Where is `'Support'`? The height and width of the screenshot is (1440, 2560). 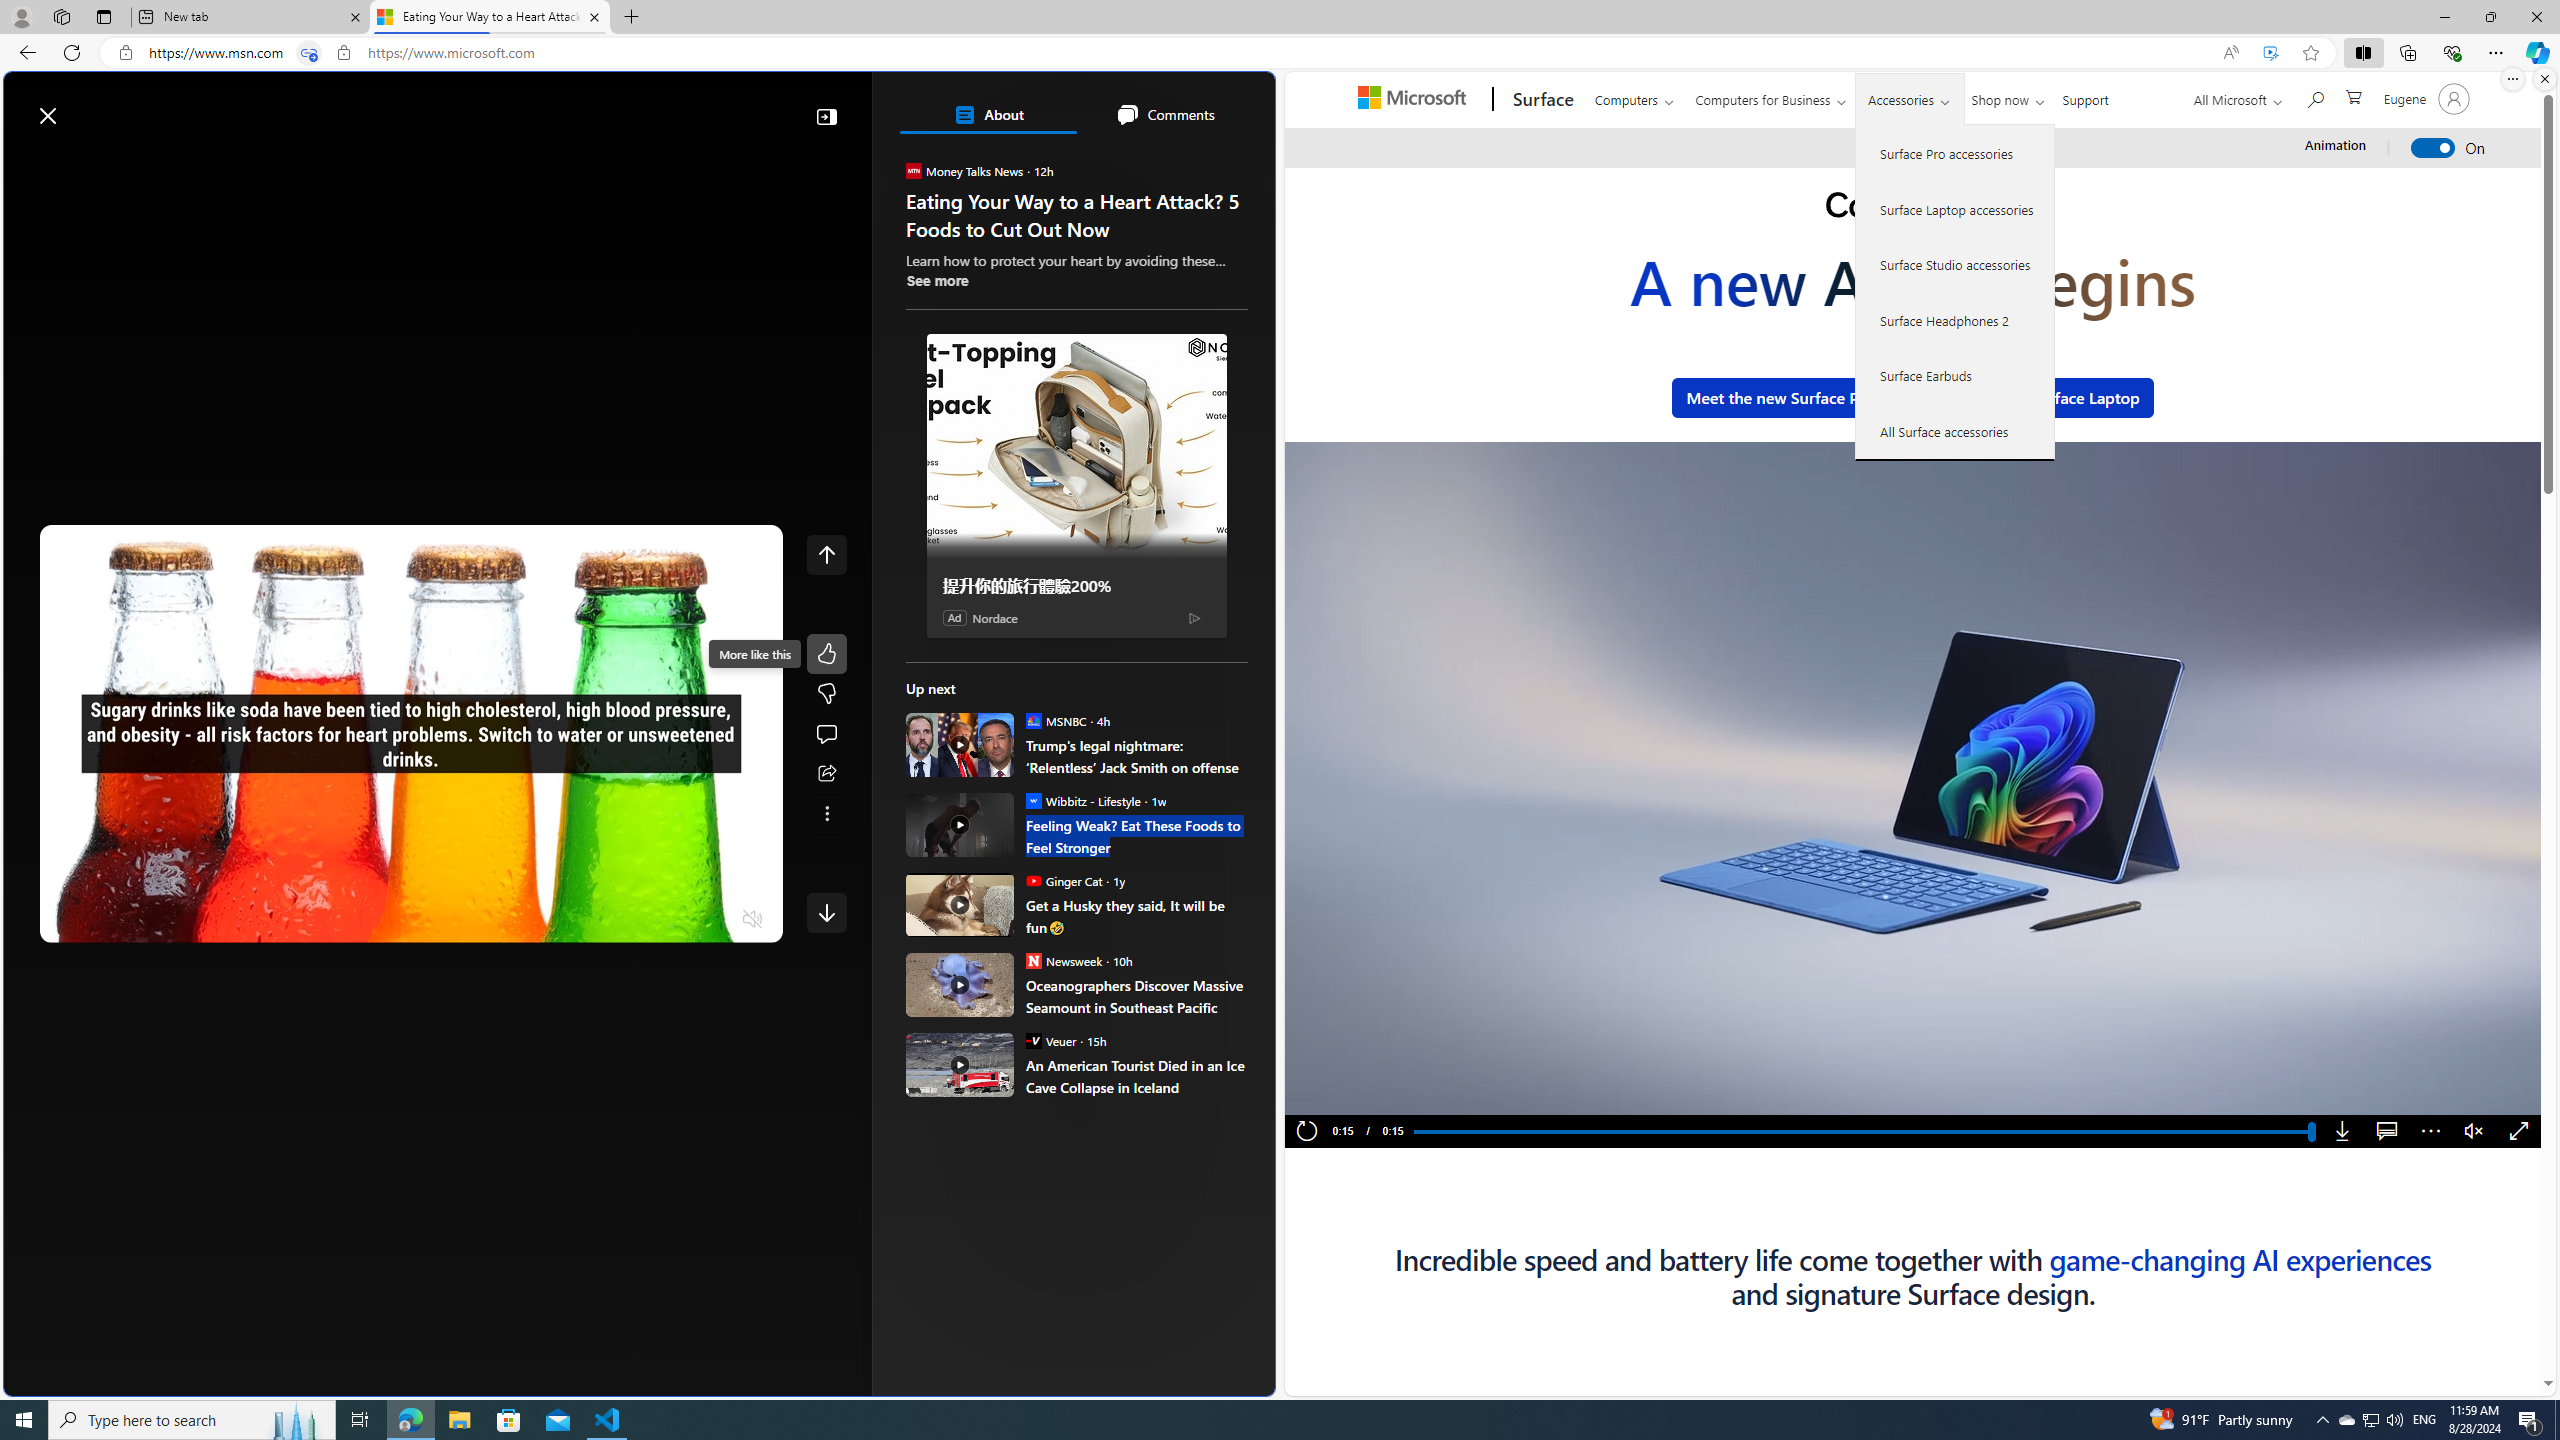
'Support' is located at coordinates (2084, 95).